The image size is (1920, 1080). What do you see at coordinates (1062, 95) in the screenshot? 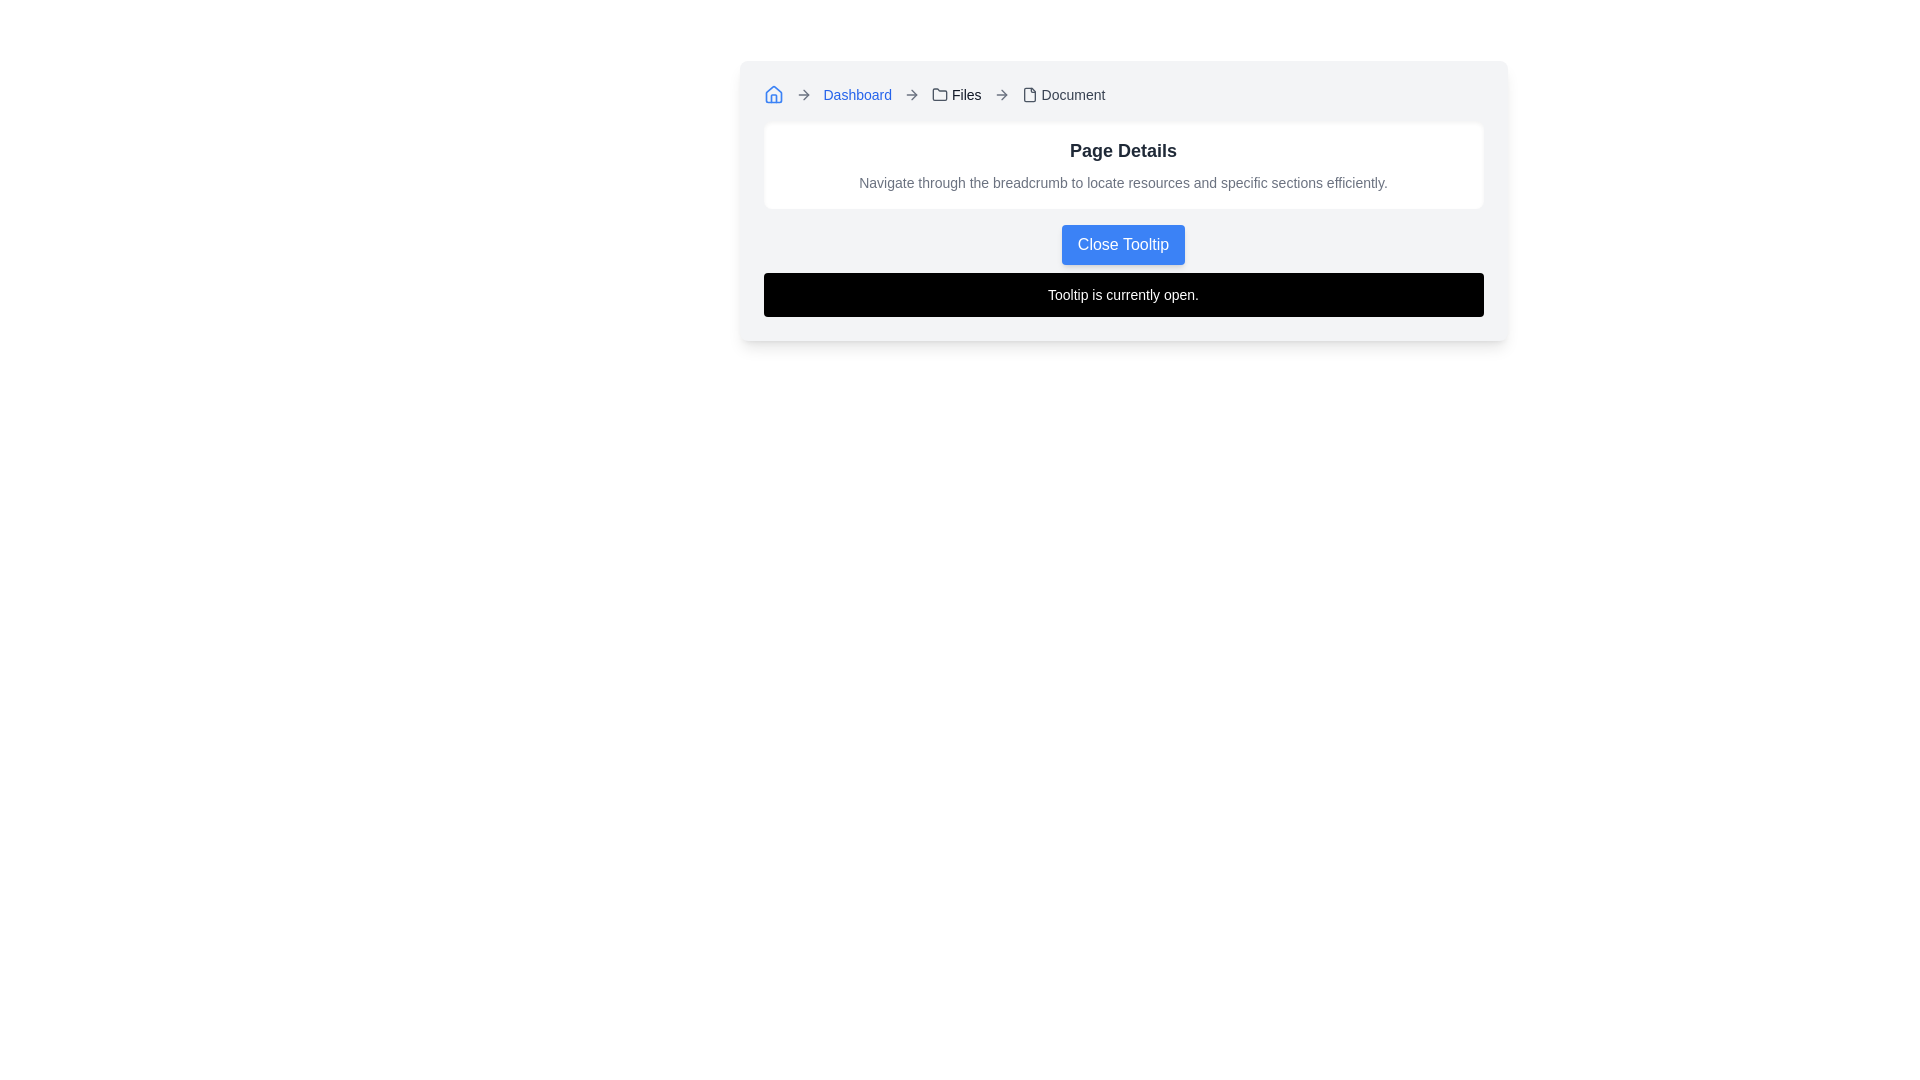
I see `the Breadcrumb navigation item labeled 'Document', which is the last item in the breadcrumb series and has a file icon to its left` at bounding box center [1062, 95].